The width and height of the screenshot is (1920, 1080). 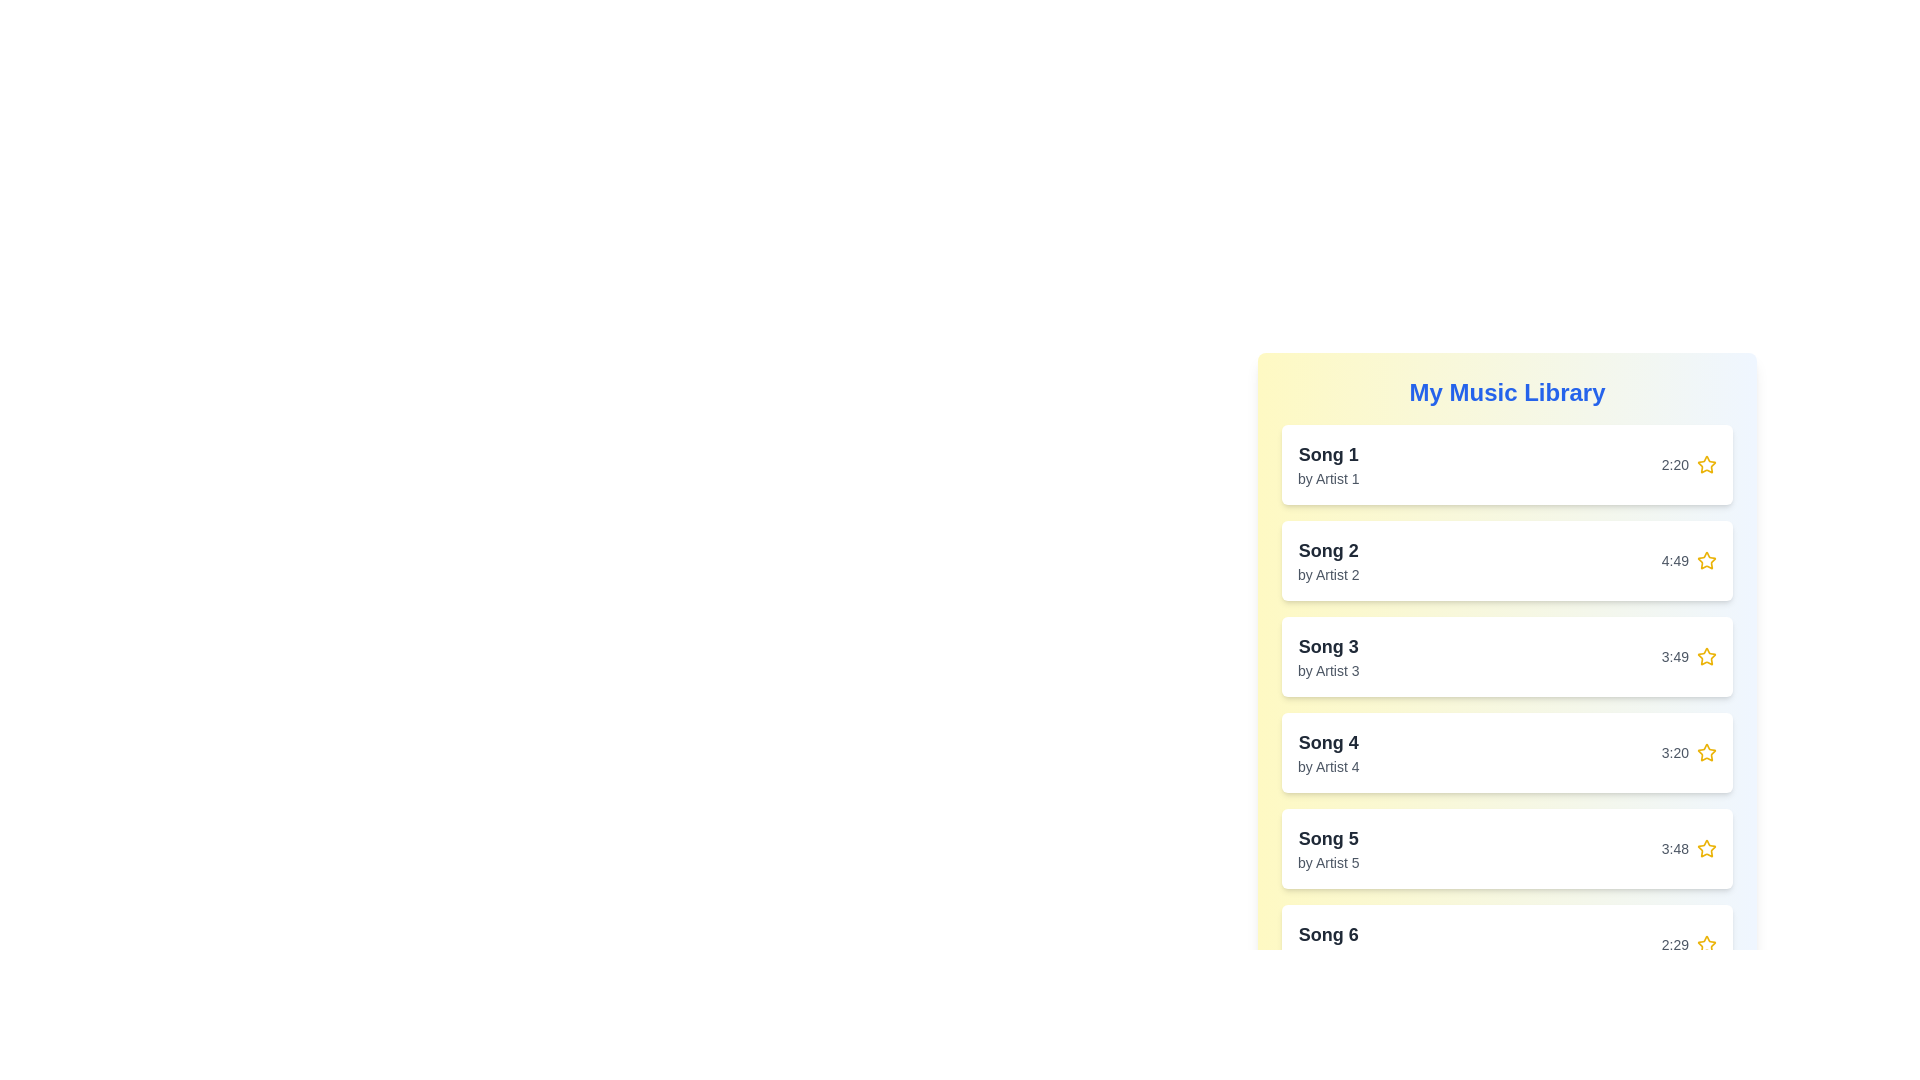 I want to click on the star icon located to the right of the '2:20' text to favorite 'Song 1', so click(x=1706, y=465).